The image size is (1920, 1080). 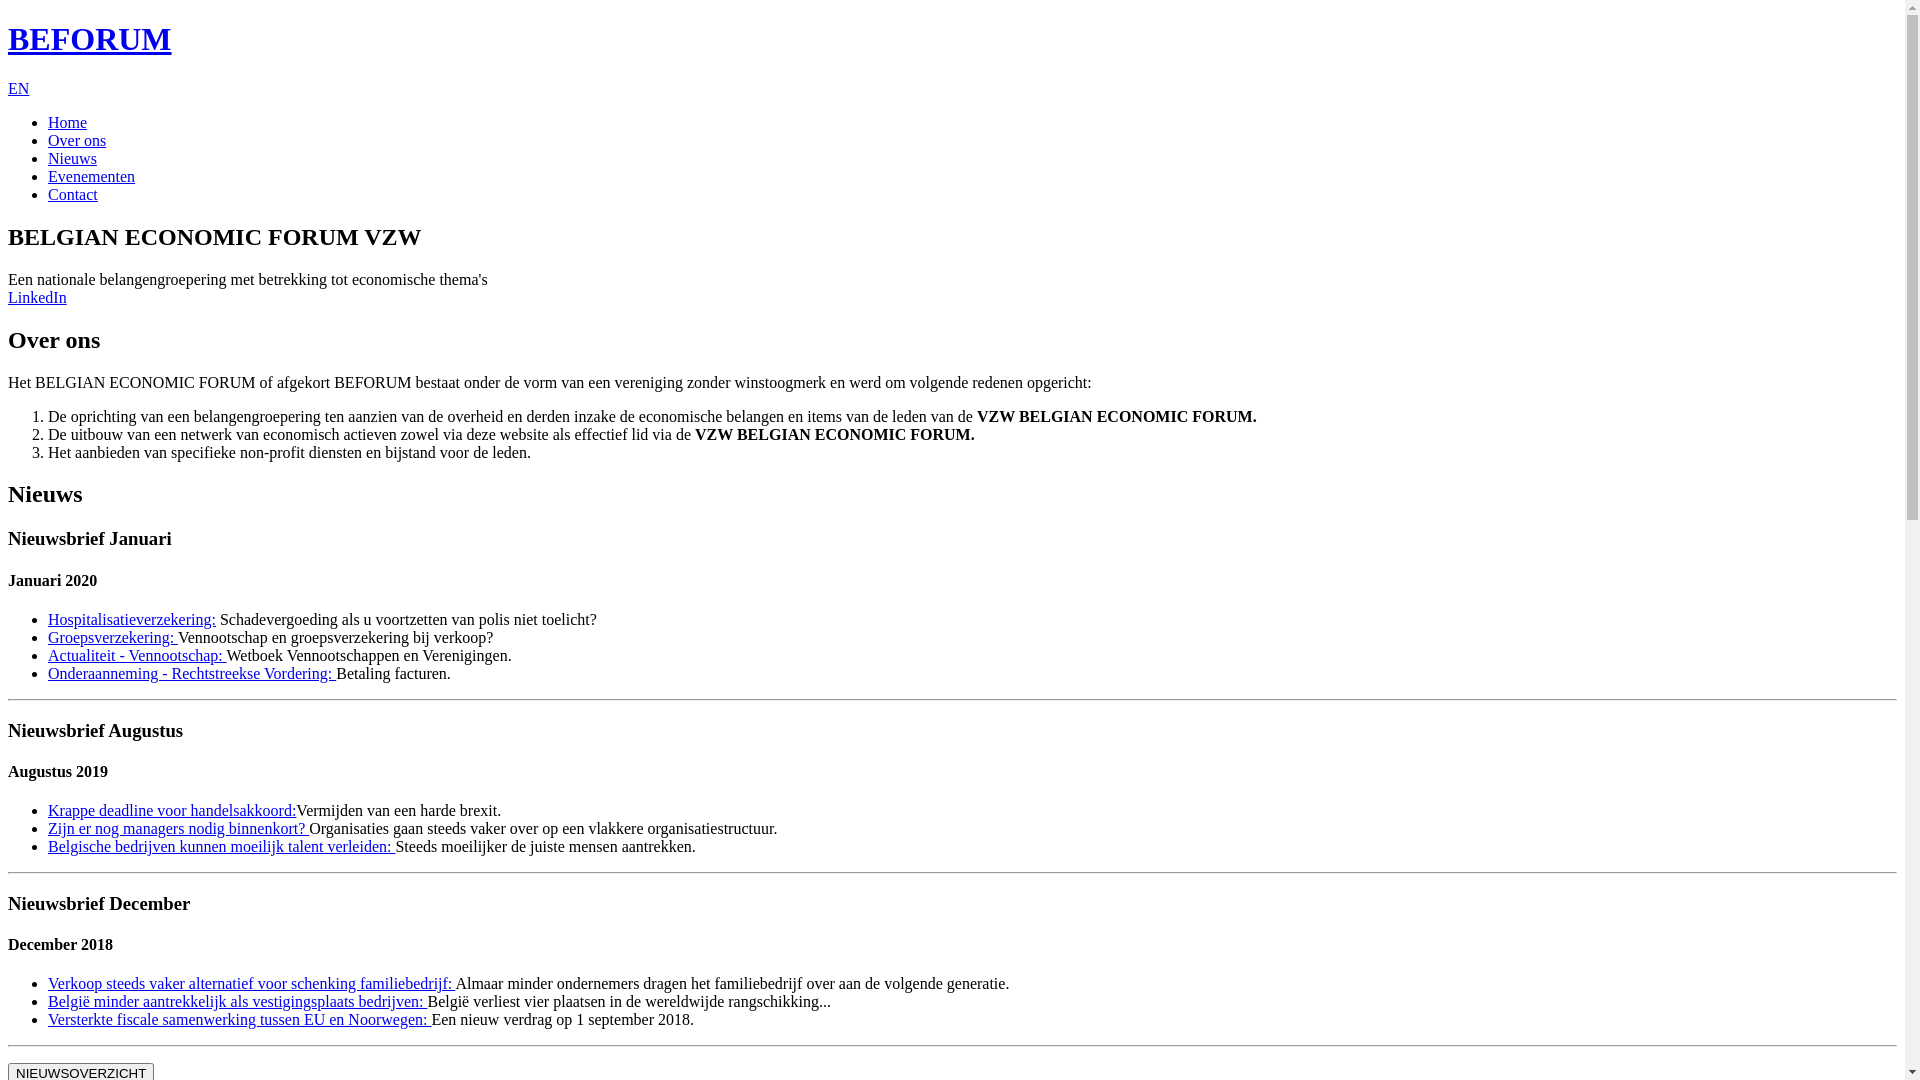 I want to click on 'Contact', so click(x=72, y=194).